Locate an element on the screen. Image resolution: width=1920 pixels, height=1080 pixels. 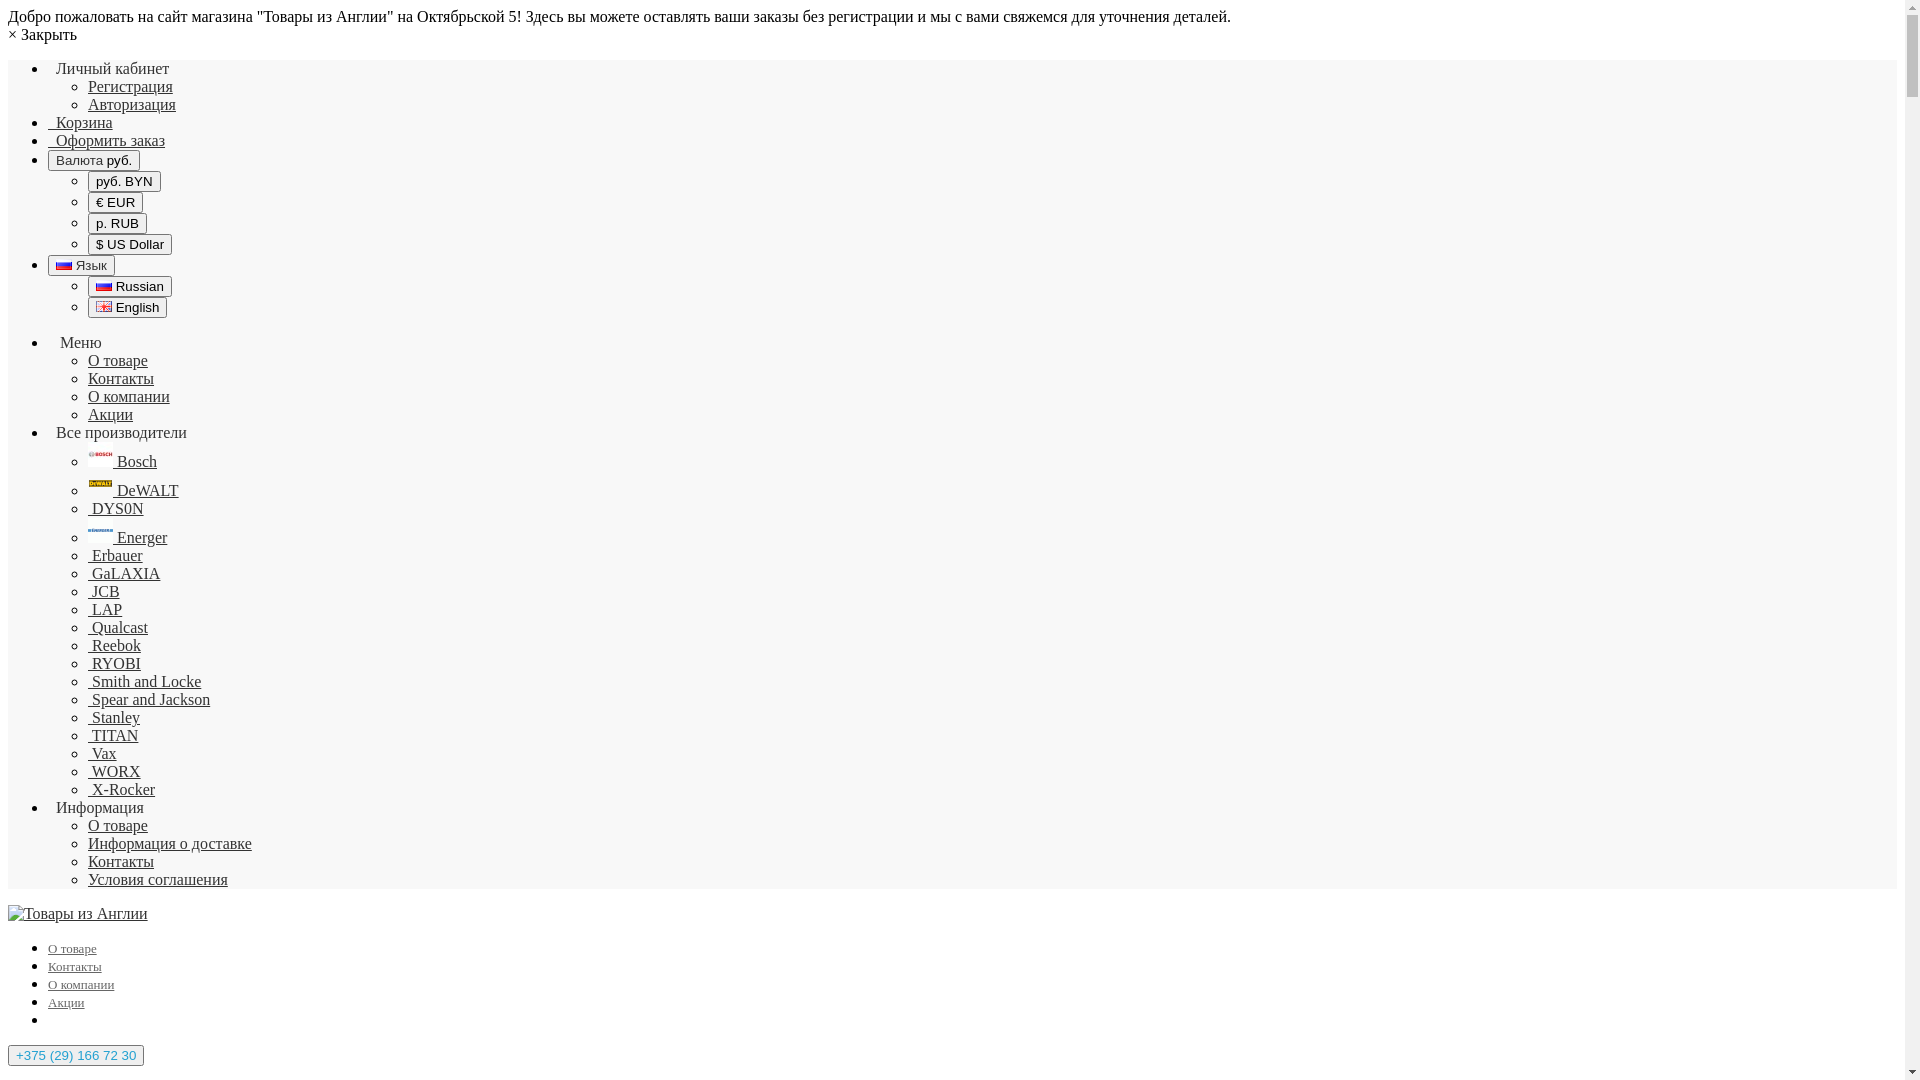
'Russian' is located at coordinates (63, 263).